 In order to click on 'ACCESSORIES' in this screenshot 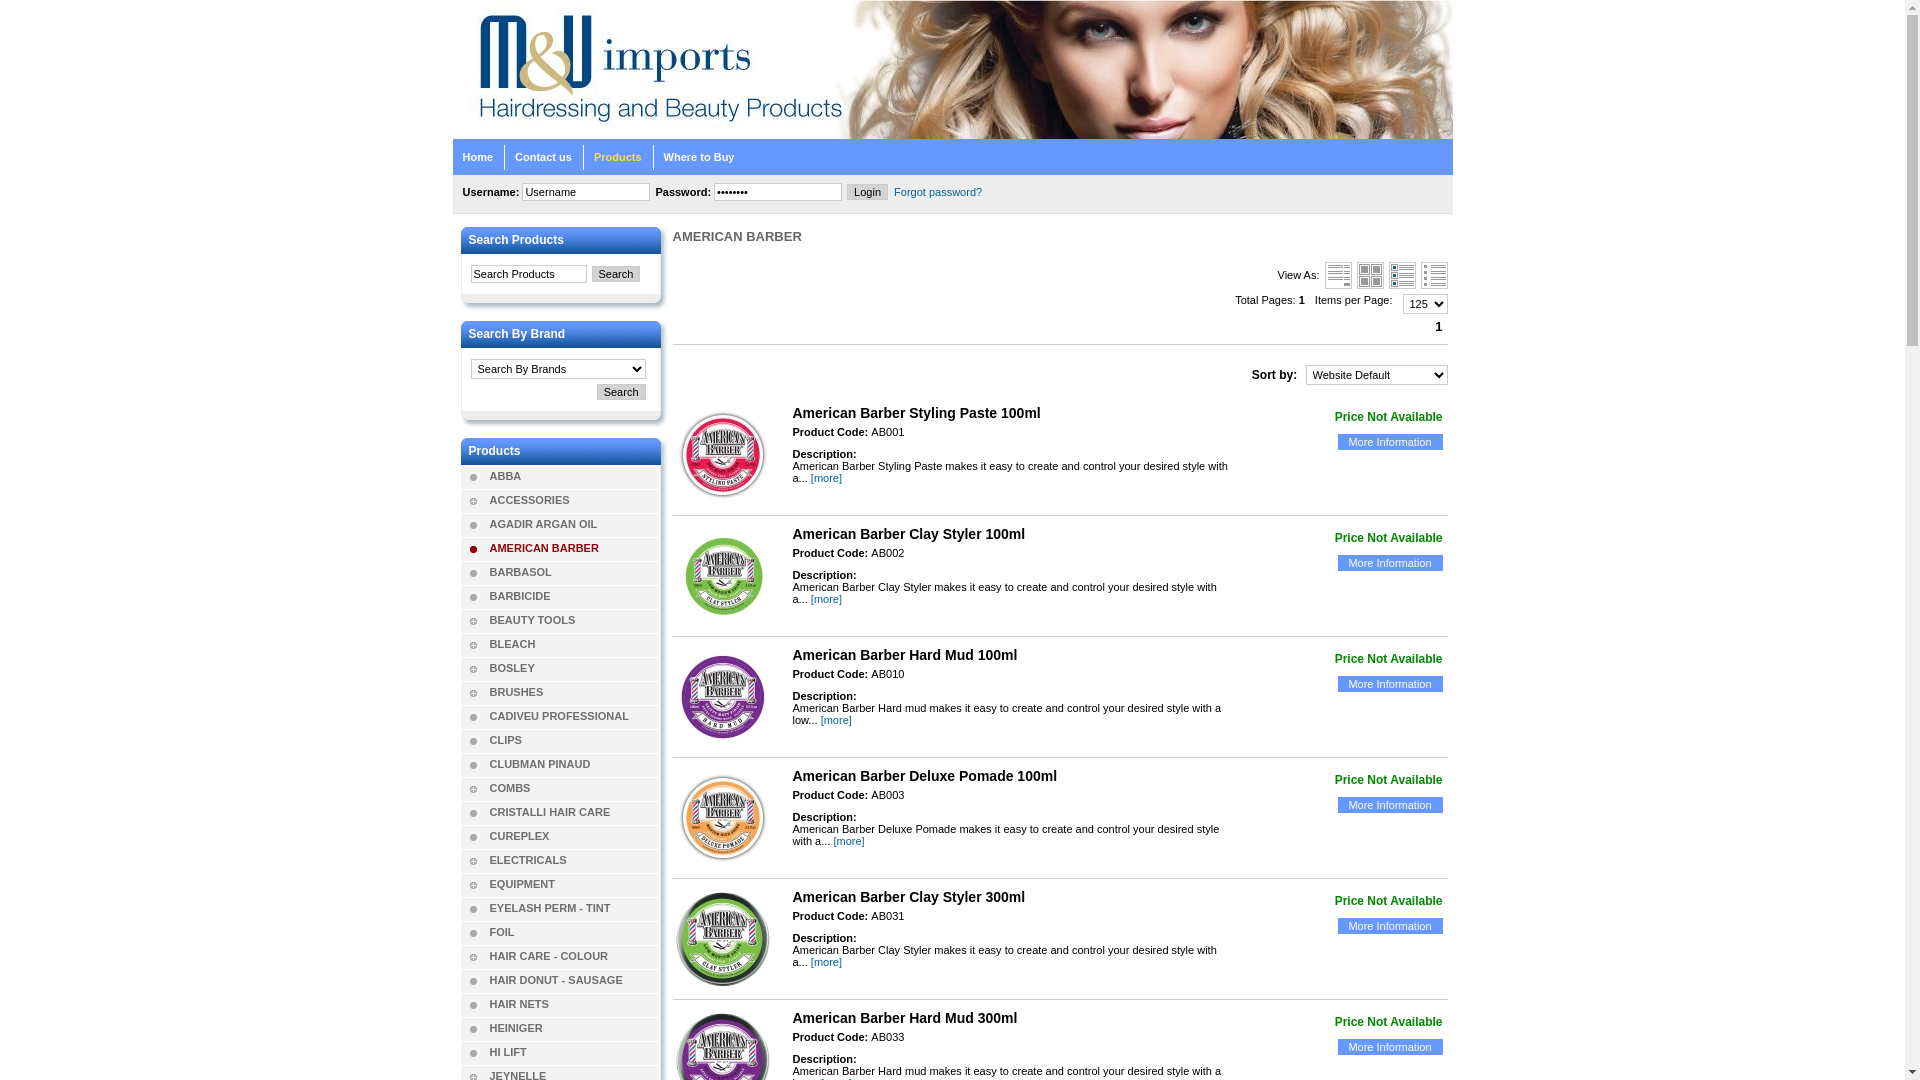, I will do `click(573, 499)`.